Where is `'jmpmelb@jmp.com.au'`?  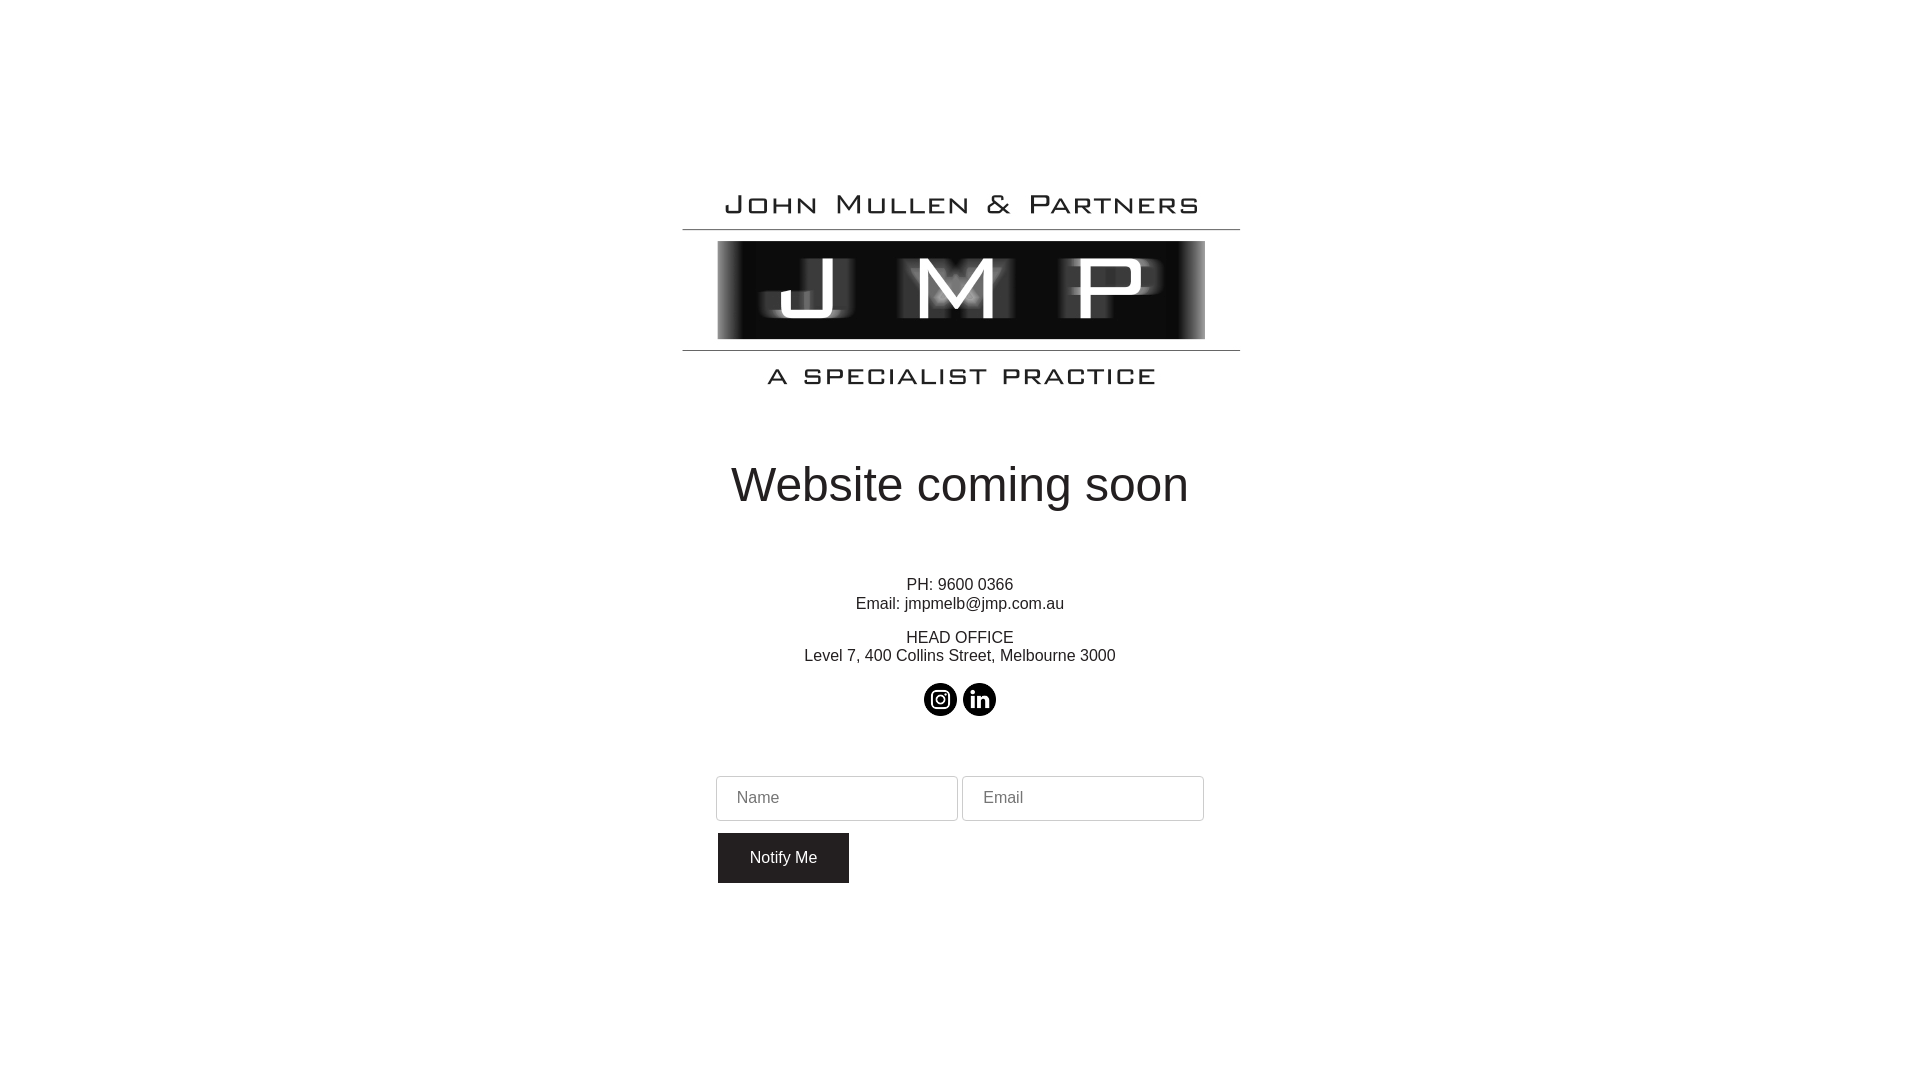
'jmpmelb@jmp.com.au' is located at coordinates (984, 602).